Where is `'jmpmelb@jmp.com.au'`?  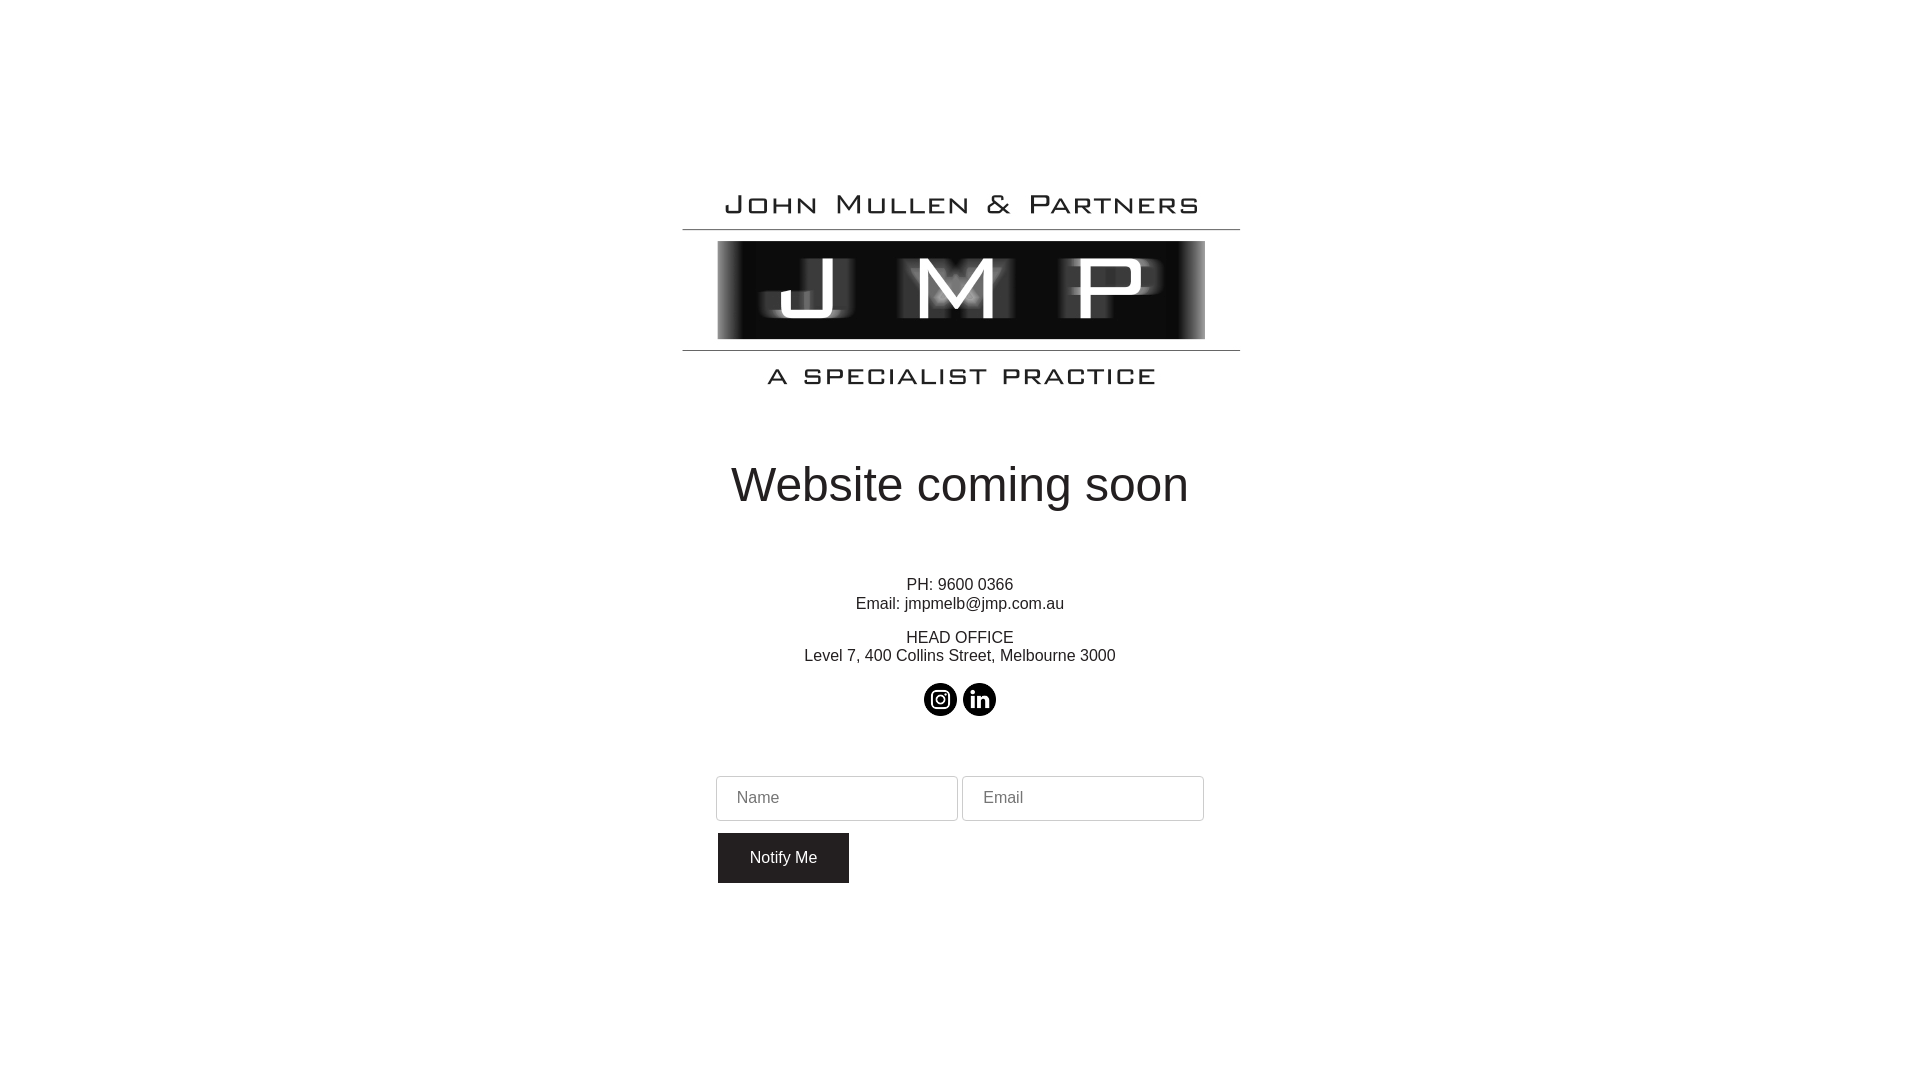
'jmpmelb@jmp.com.au' is located at coordinates (984, 602).